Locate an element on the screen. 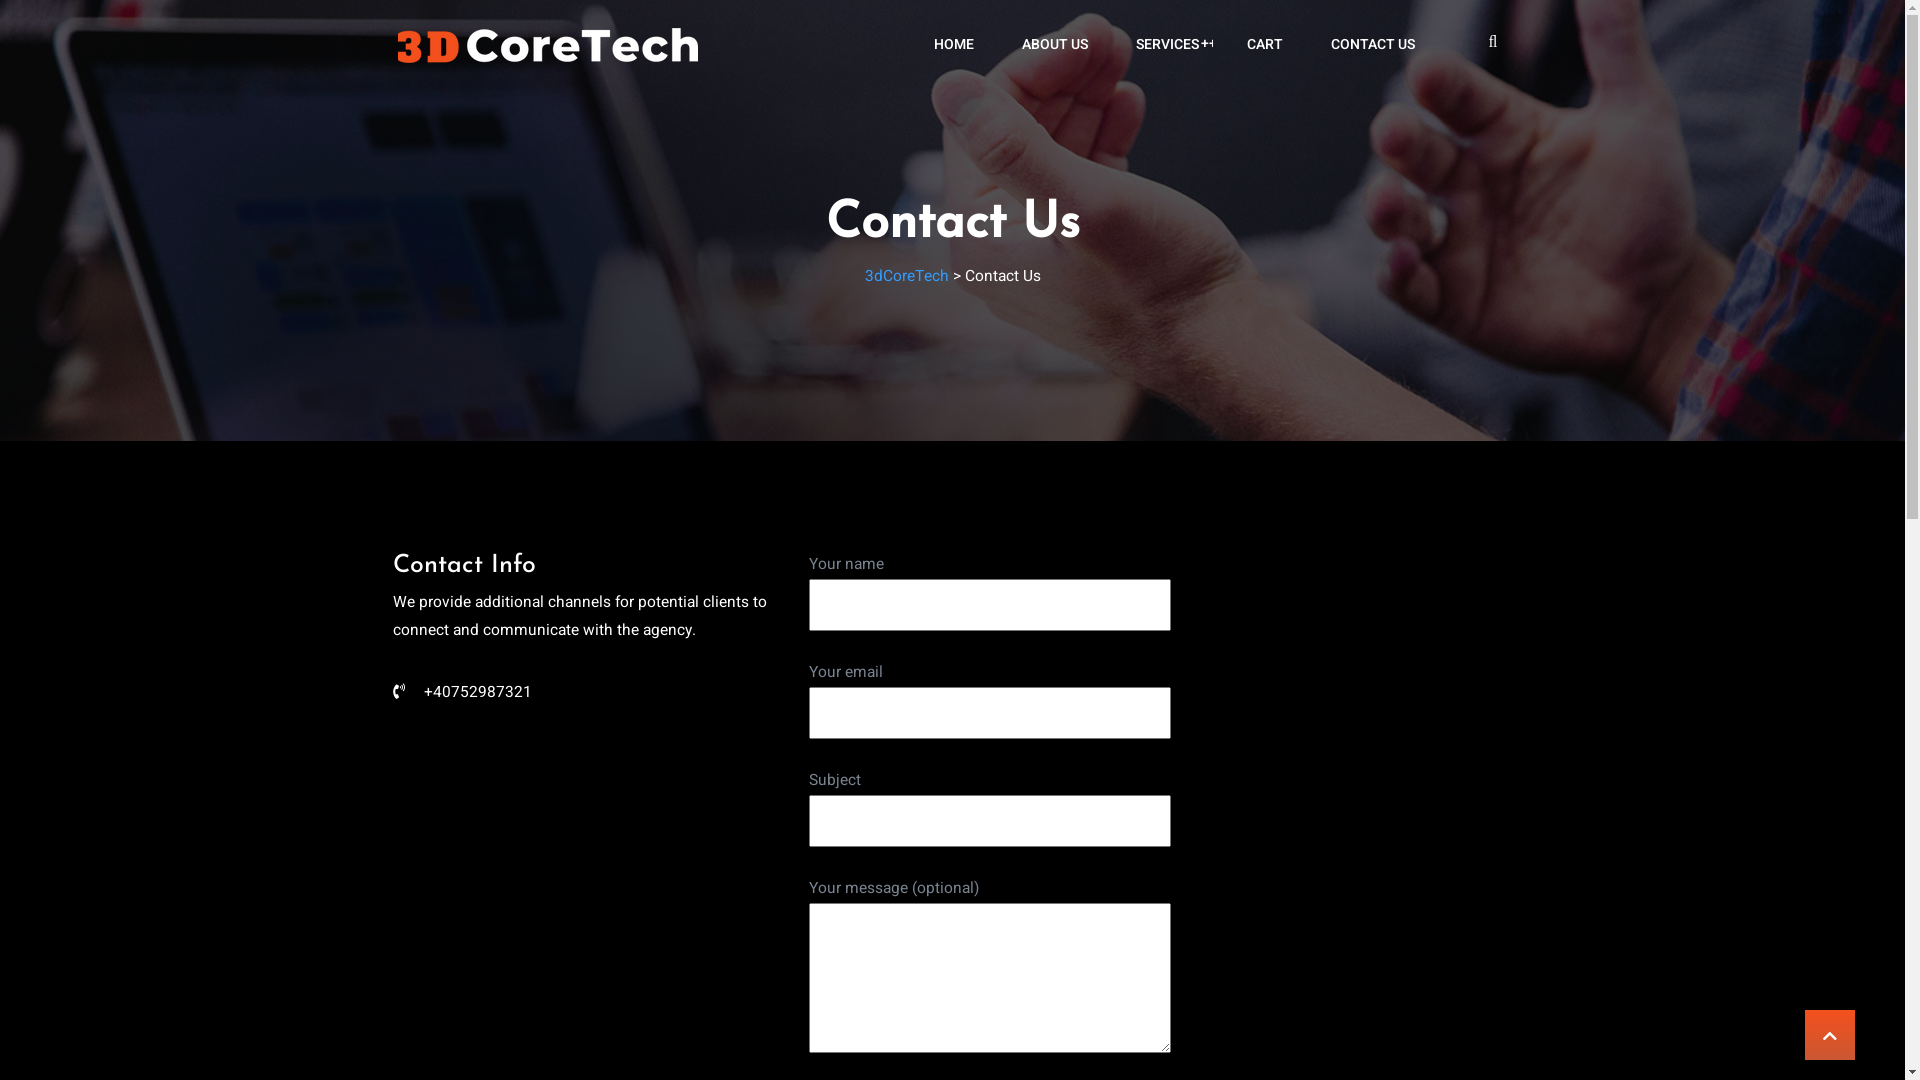 Image resolution: width=1920 pixels, height=1080 pixels. '+ is located at coordinates (1167, 45).